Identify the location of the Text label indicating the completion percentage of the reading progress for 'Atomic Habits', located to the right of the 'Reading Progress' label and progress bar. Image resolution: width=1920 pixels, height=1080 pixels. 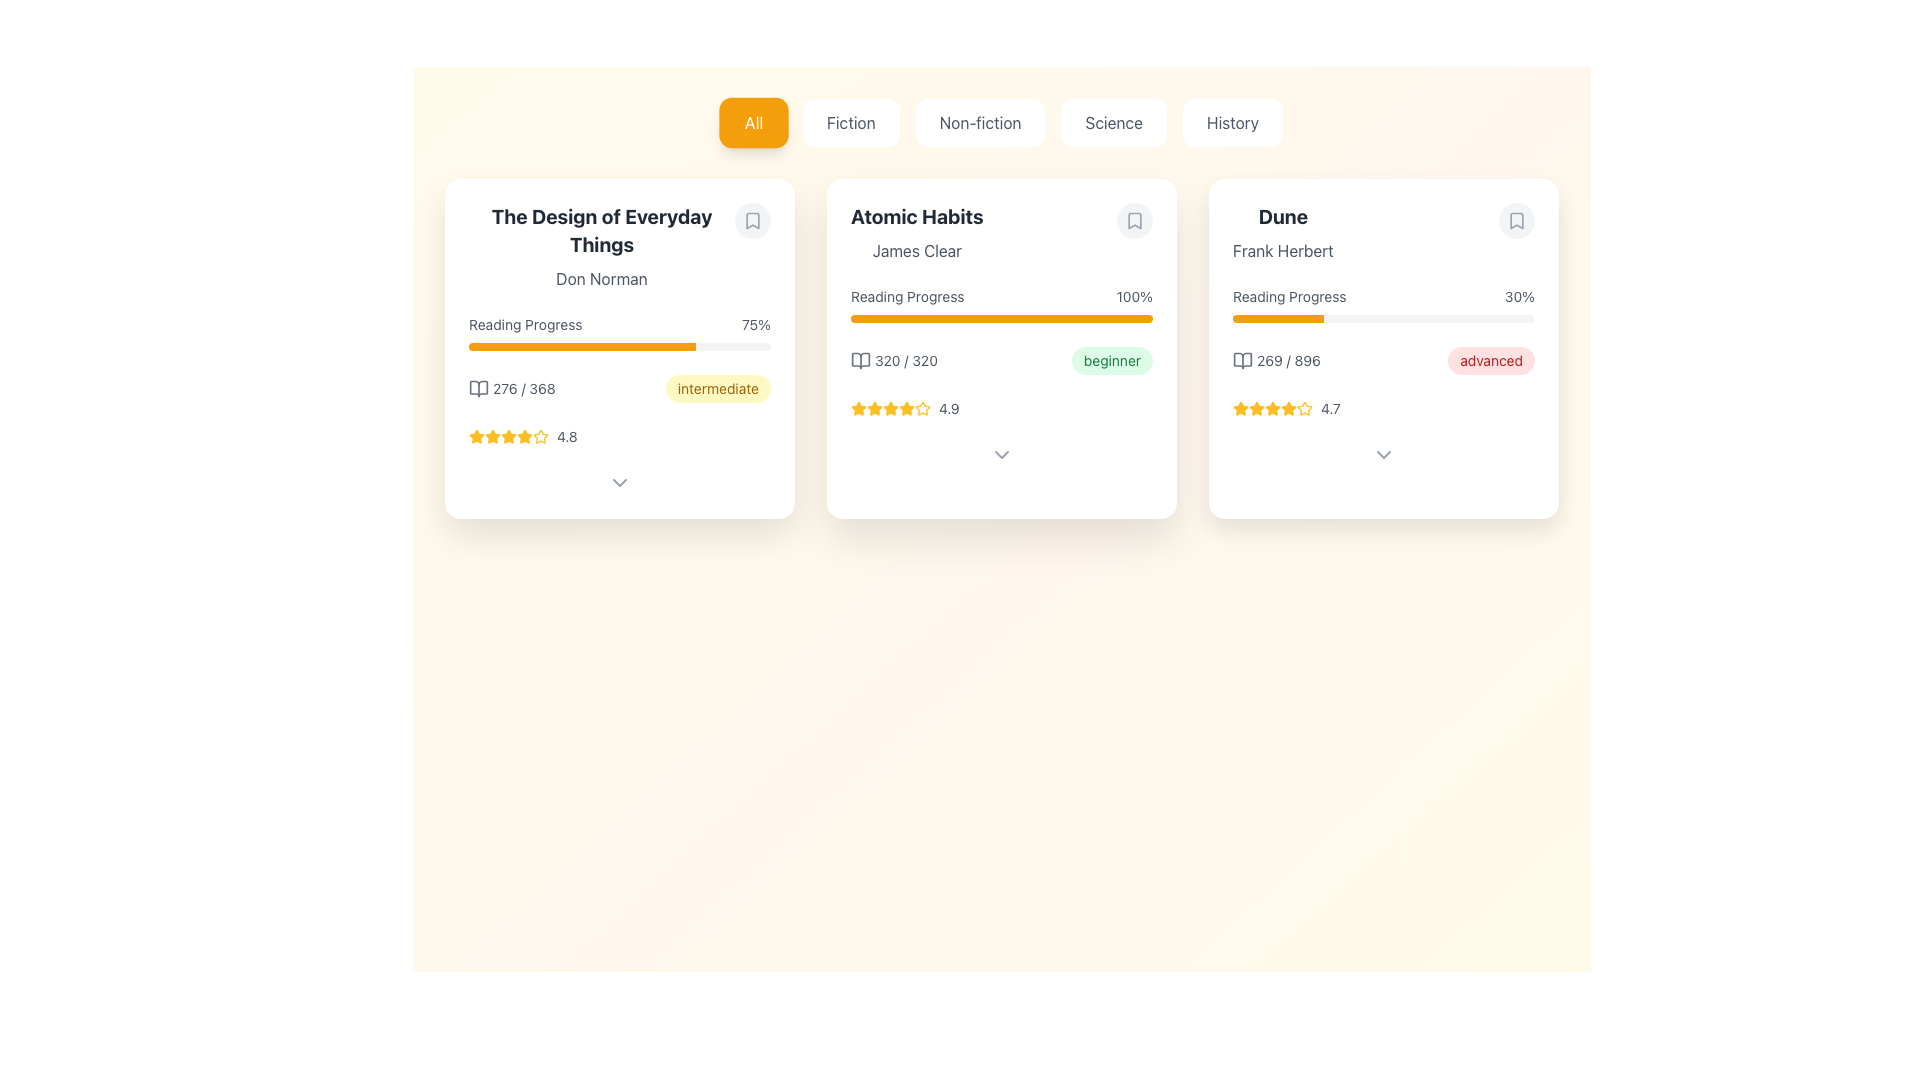
(1134, 297).